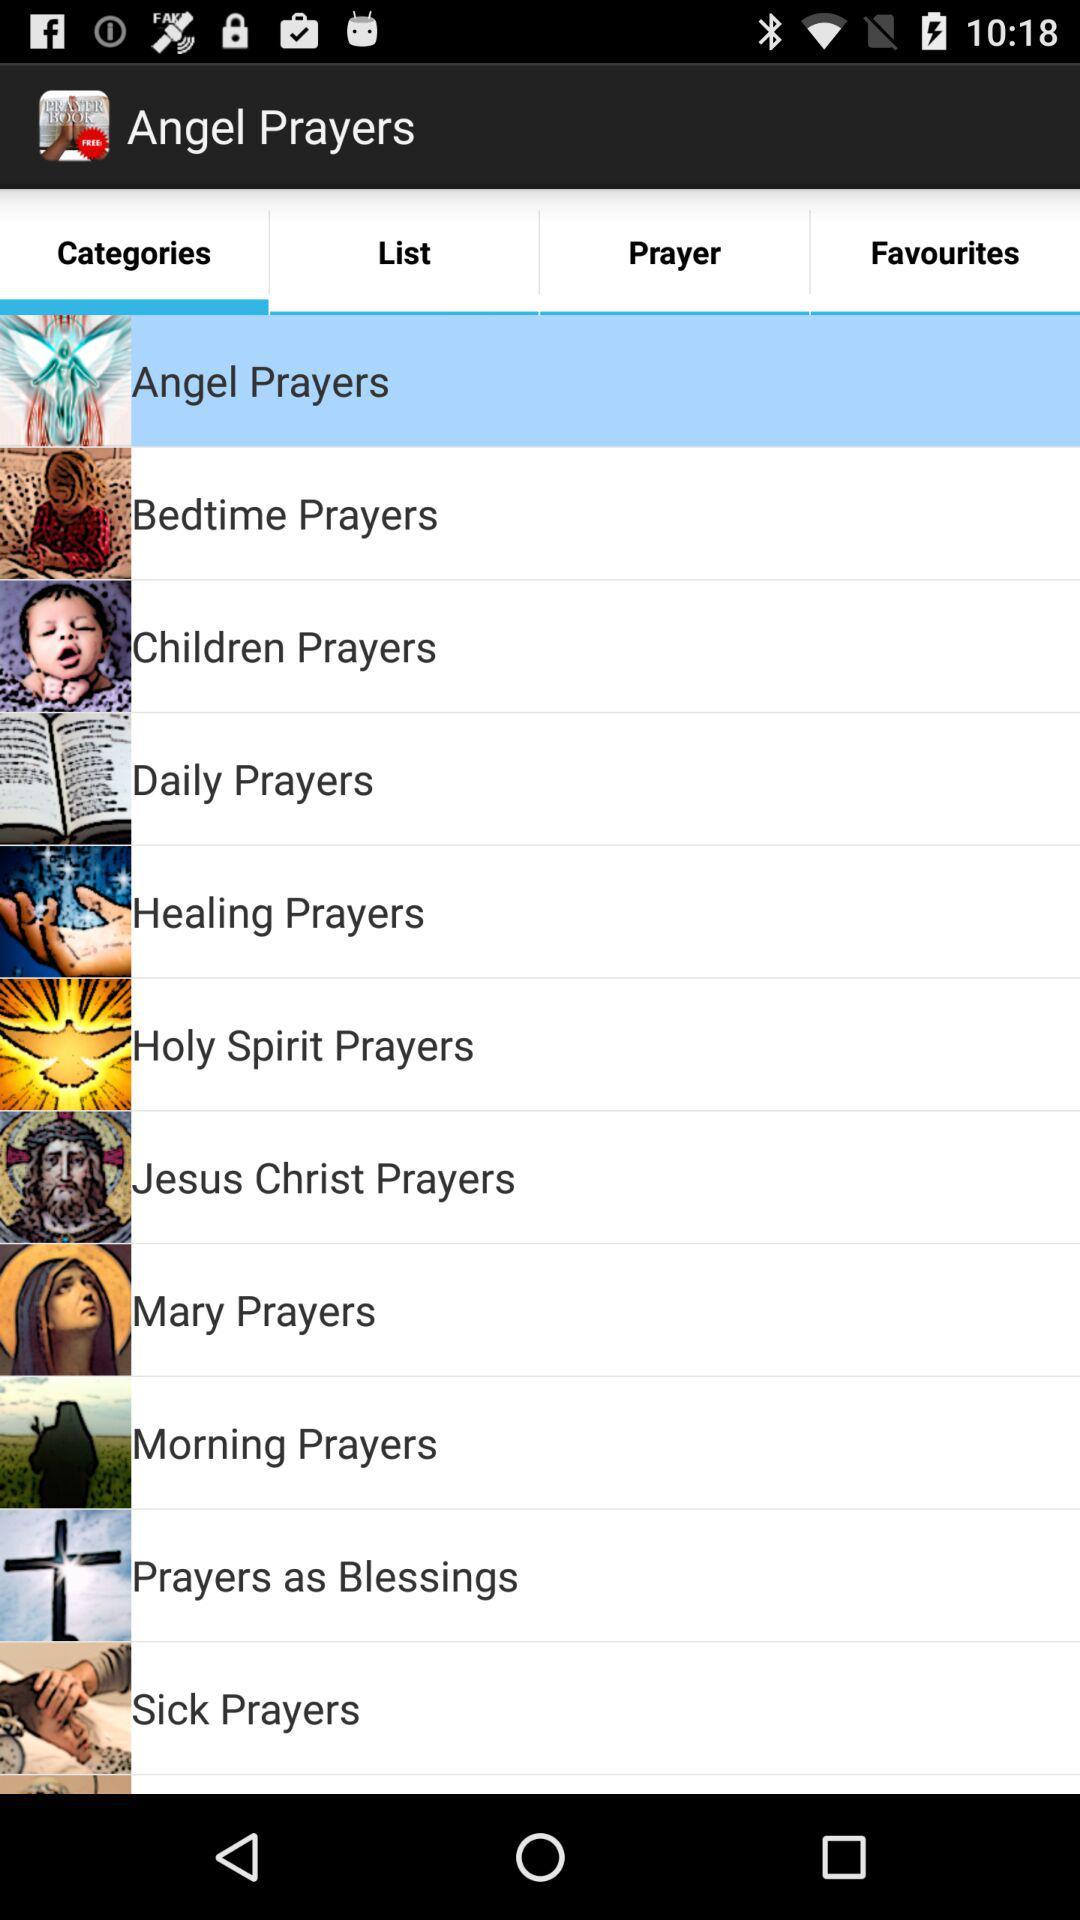 This screenshot has width=1080, height=1920. I want to click on children prayers, so click(284, 645).